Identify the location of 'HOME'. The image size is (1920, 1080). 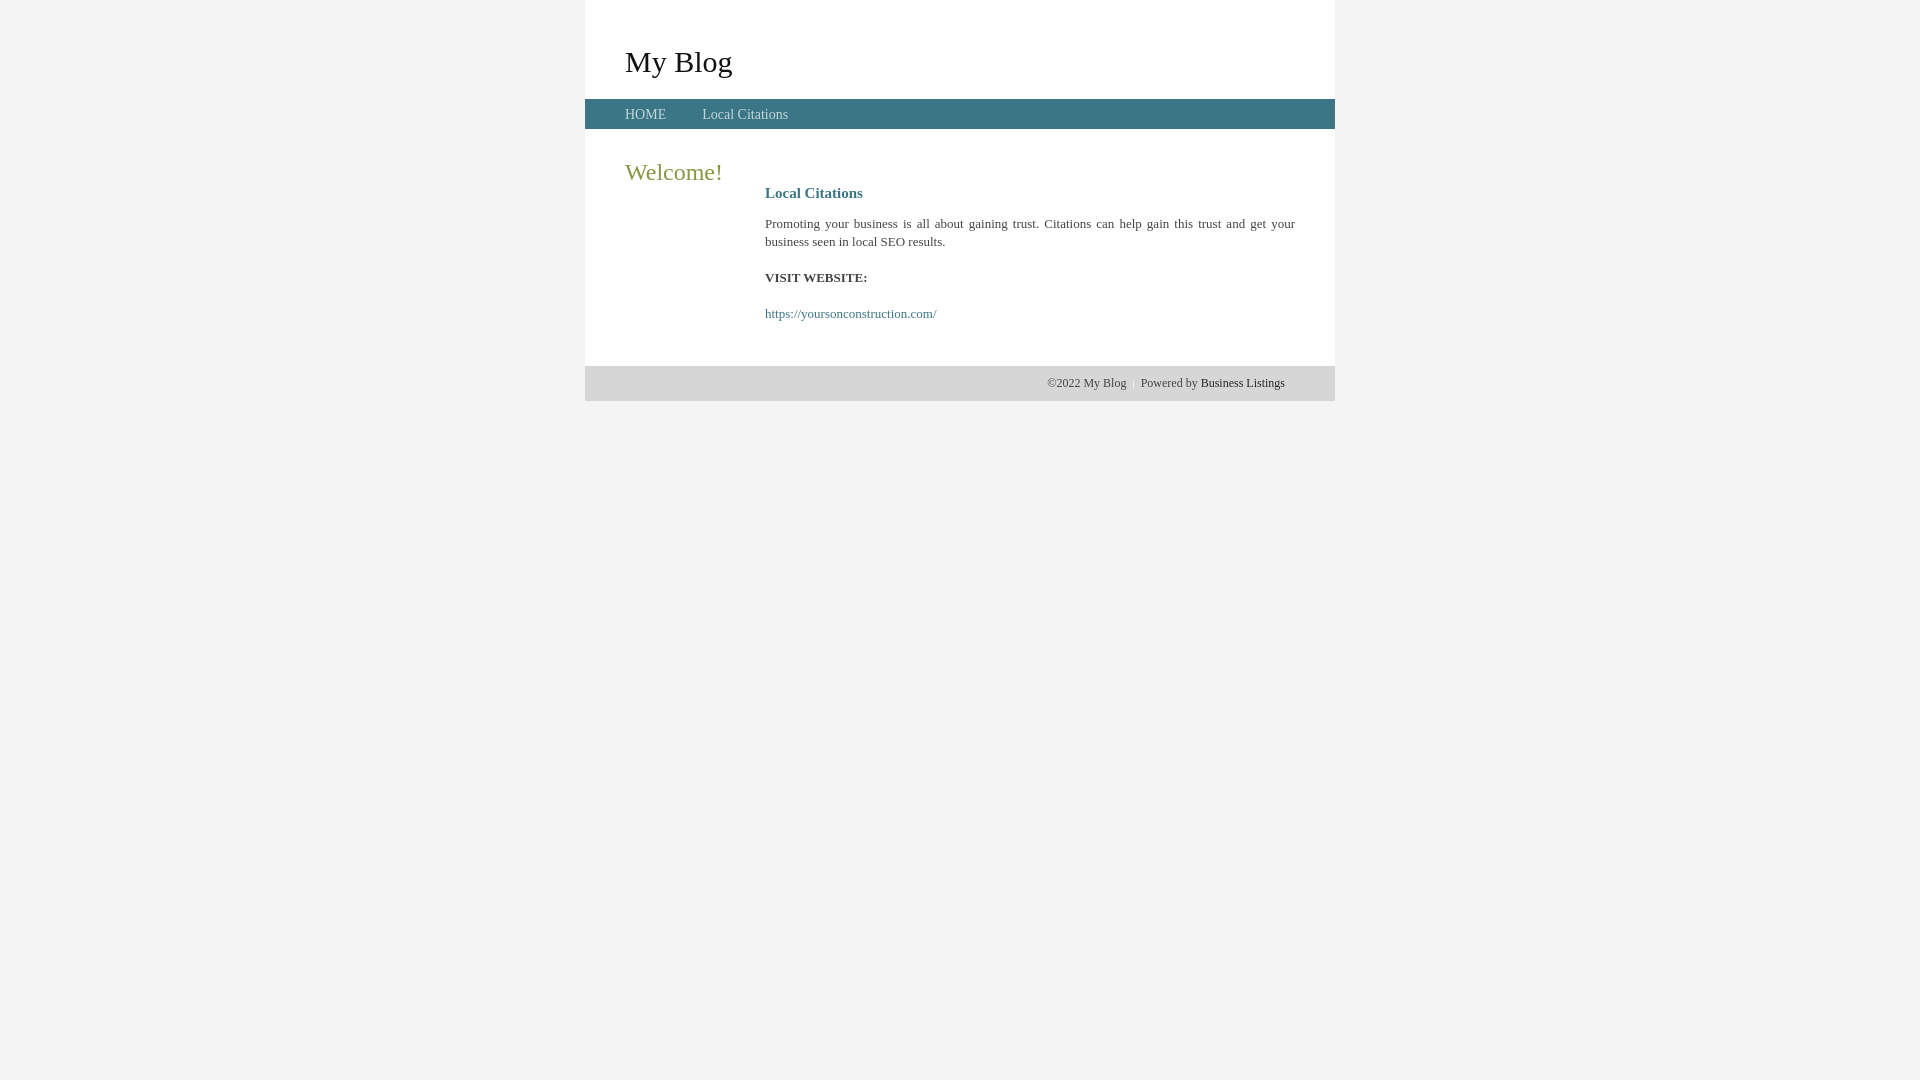
(645, 114).